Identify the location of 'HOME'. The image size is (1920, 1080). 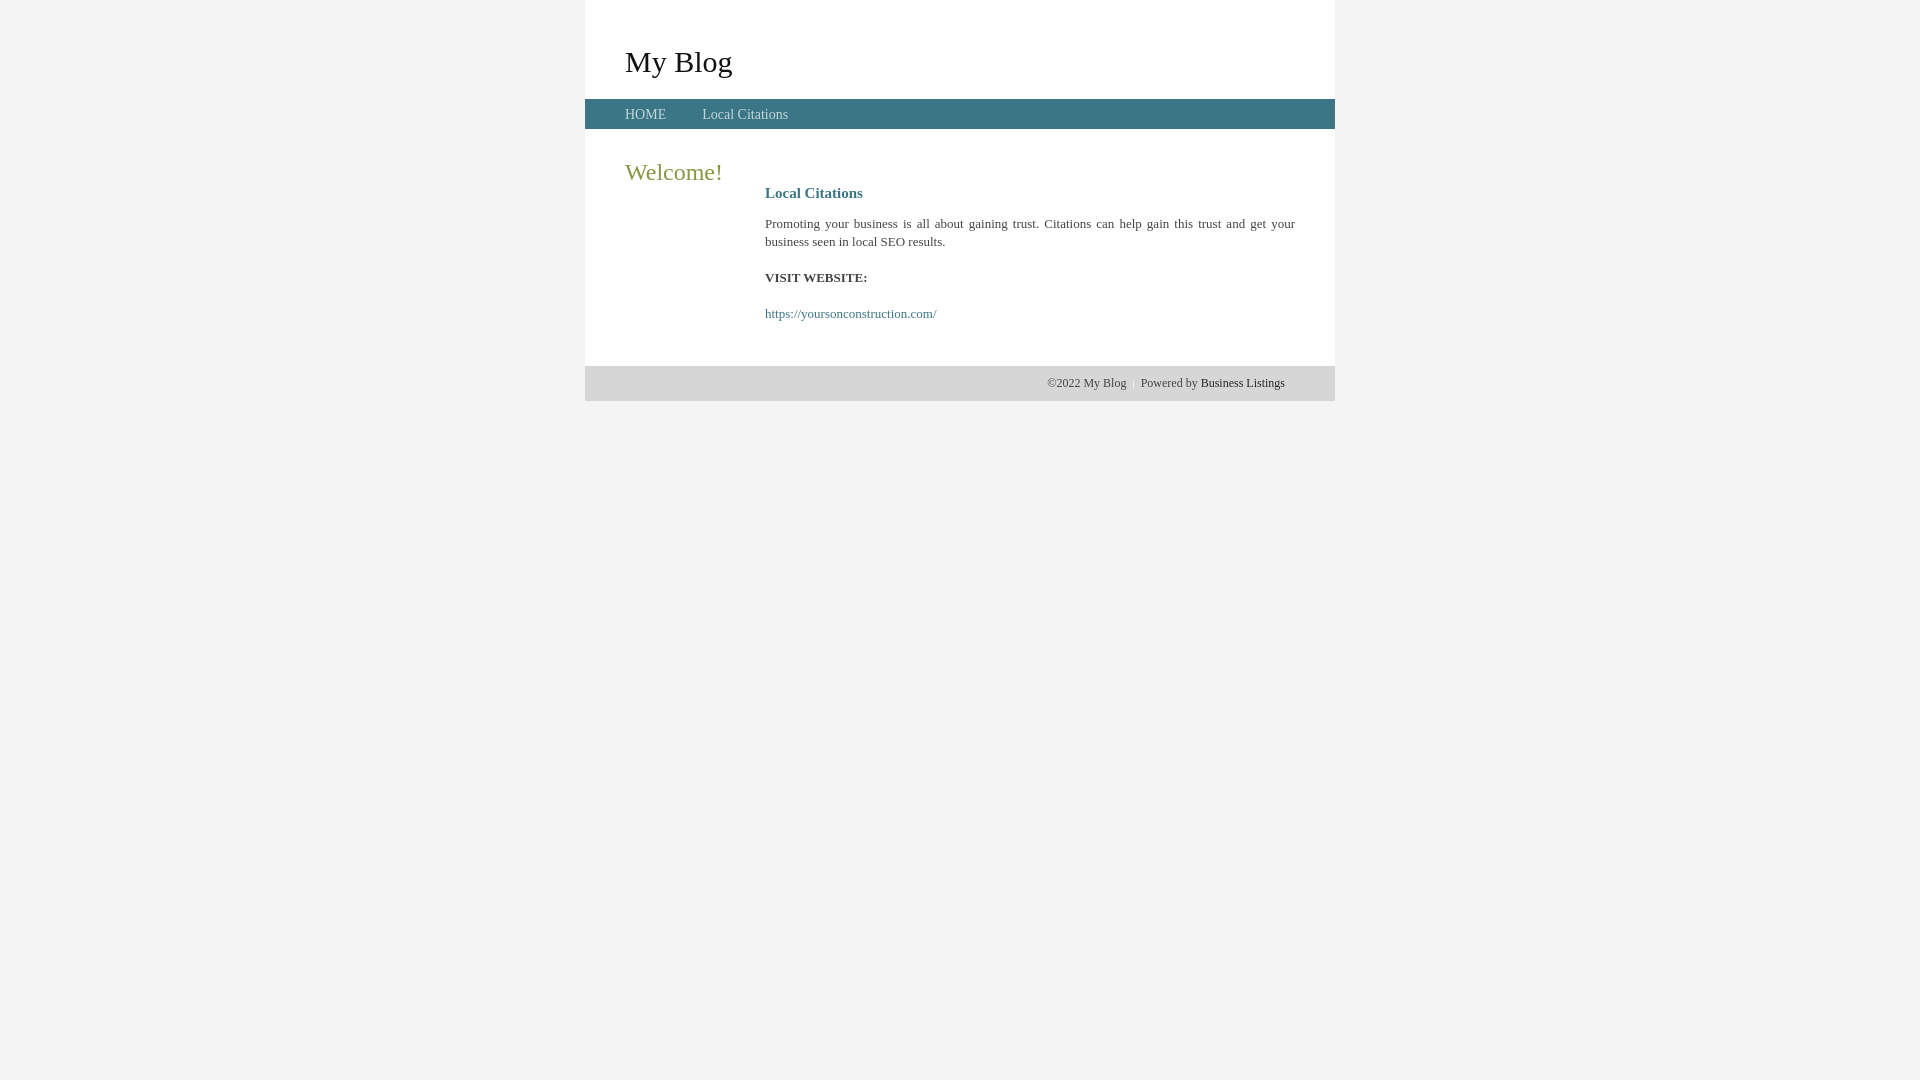
(645, 114).